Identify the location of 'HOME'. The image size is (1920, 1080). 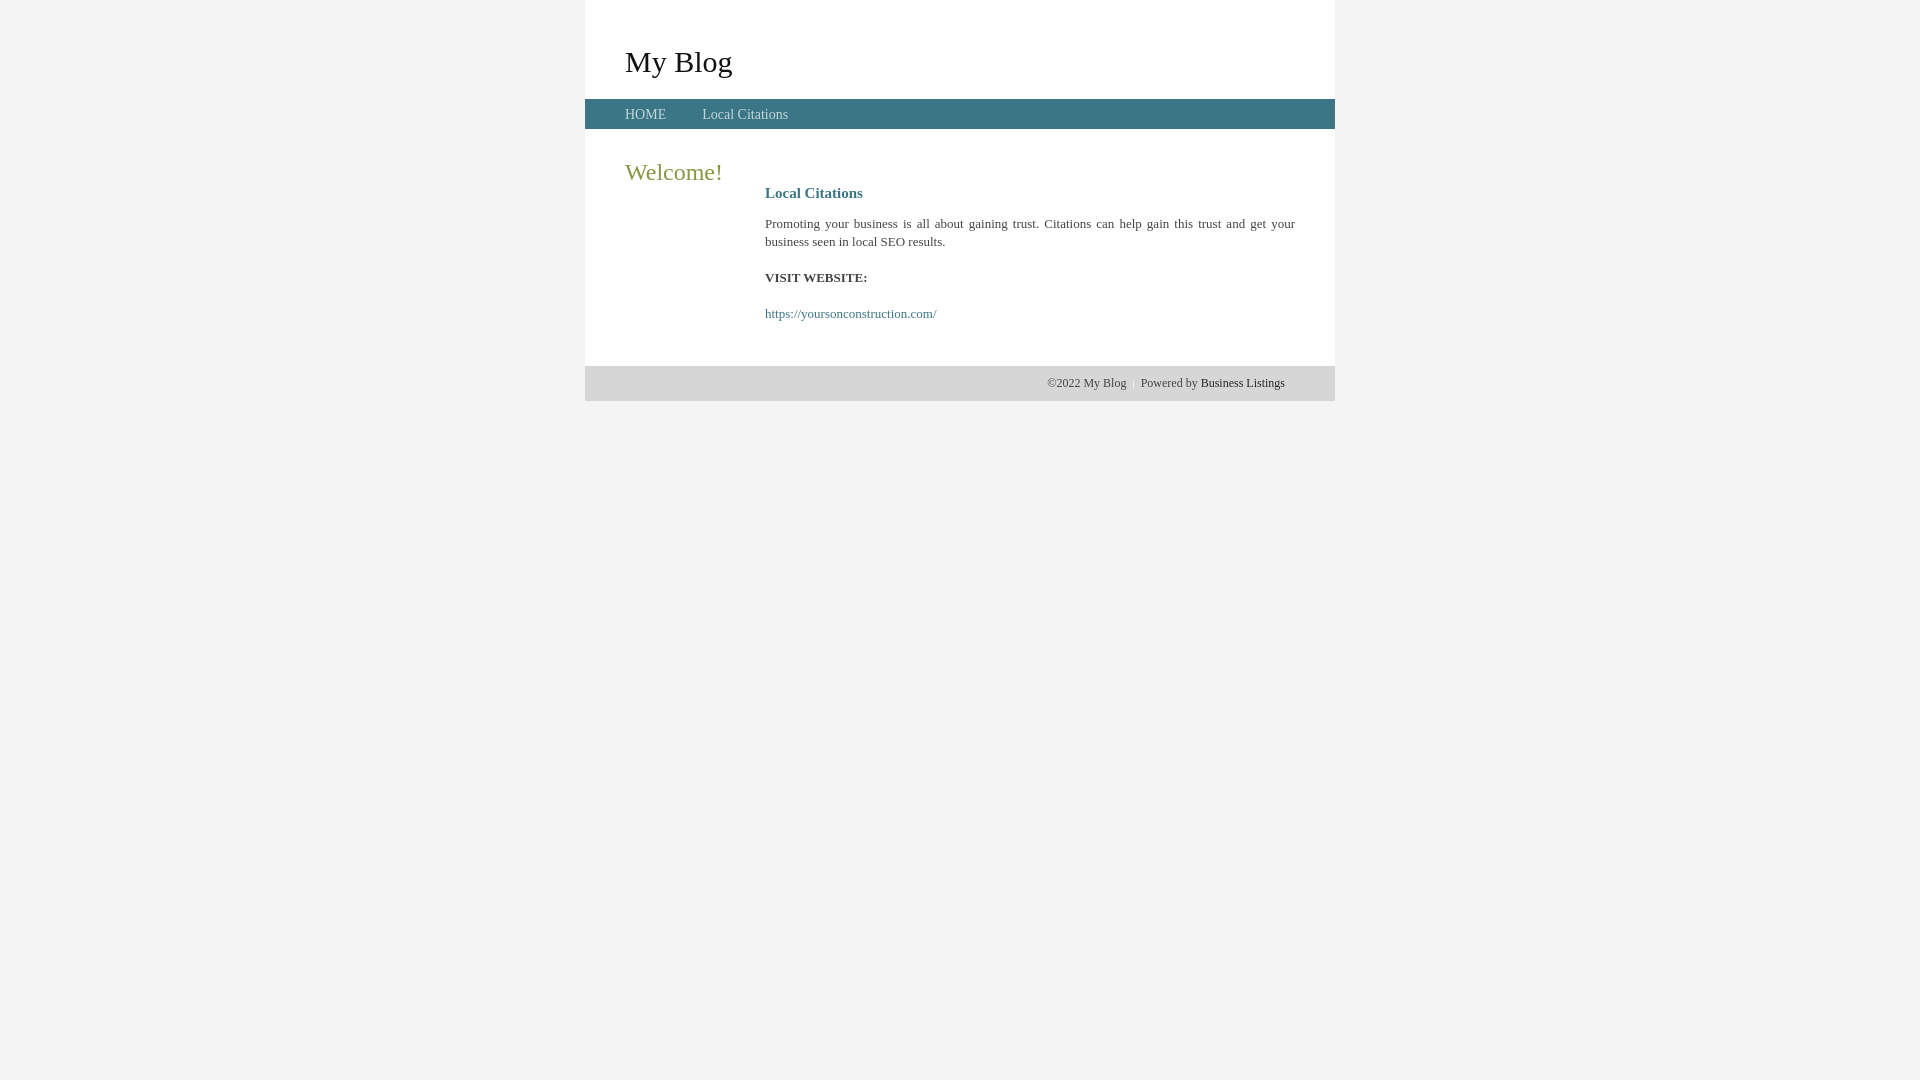
(645, 114).